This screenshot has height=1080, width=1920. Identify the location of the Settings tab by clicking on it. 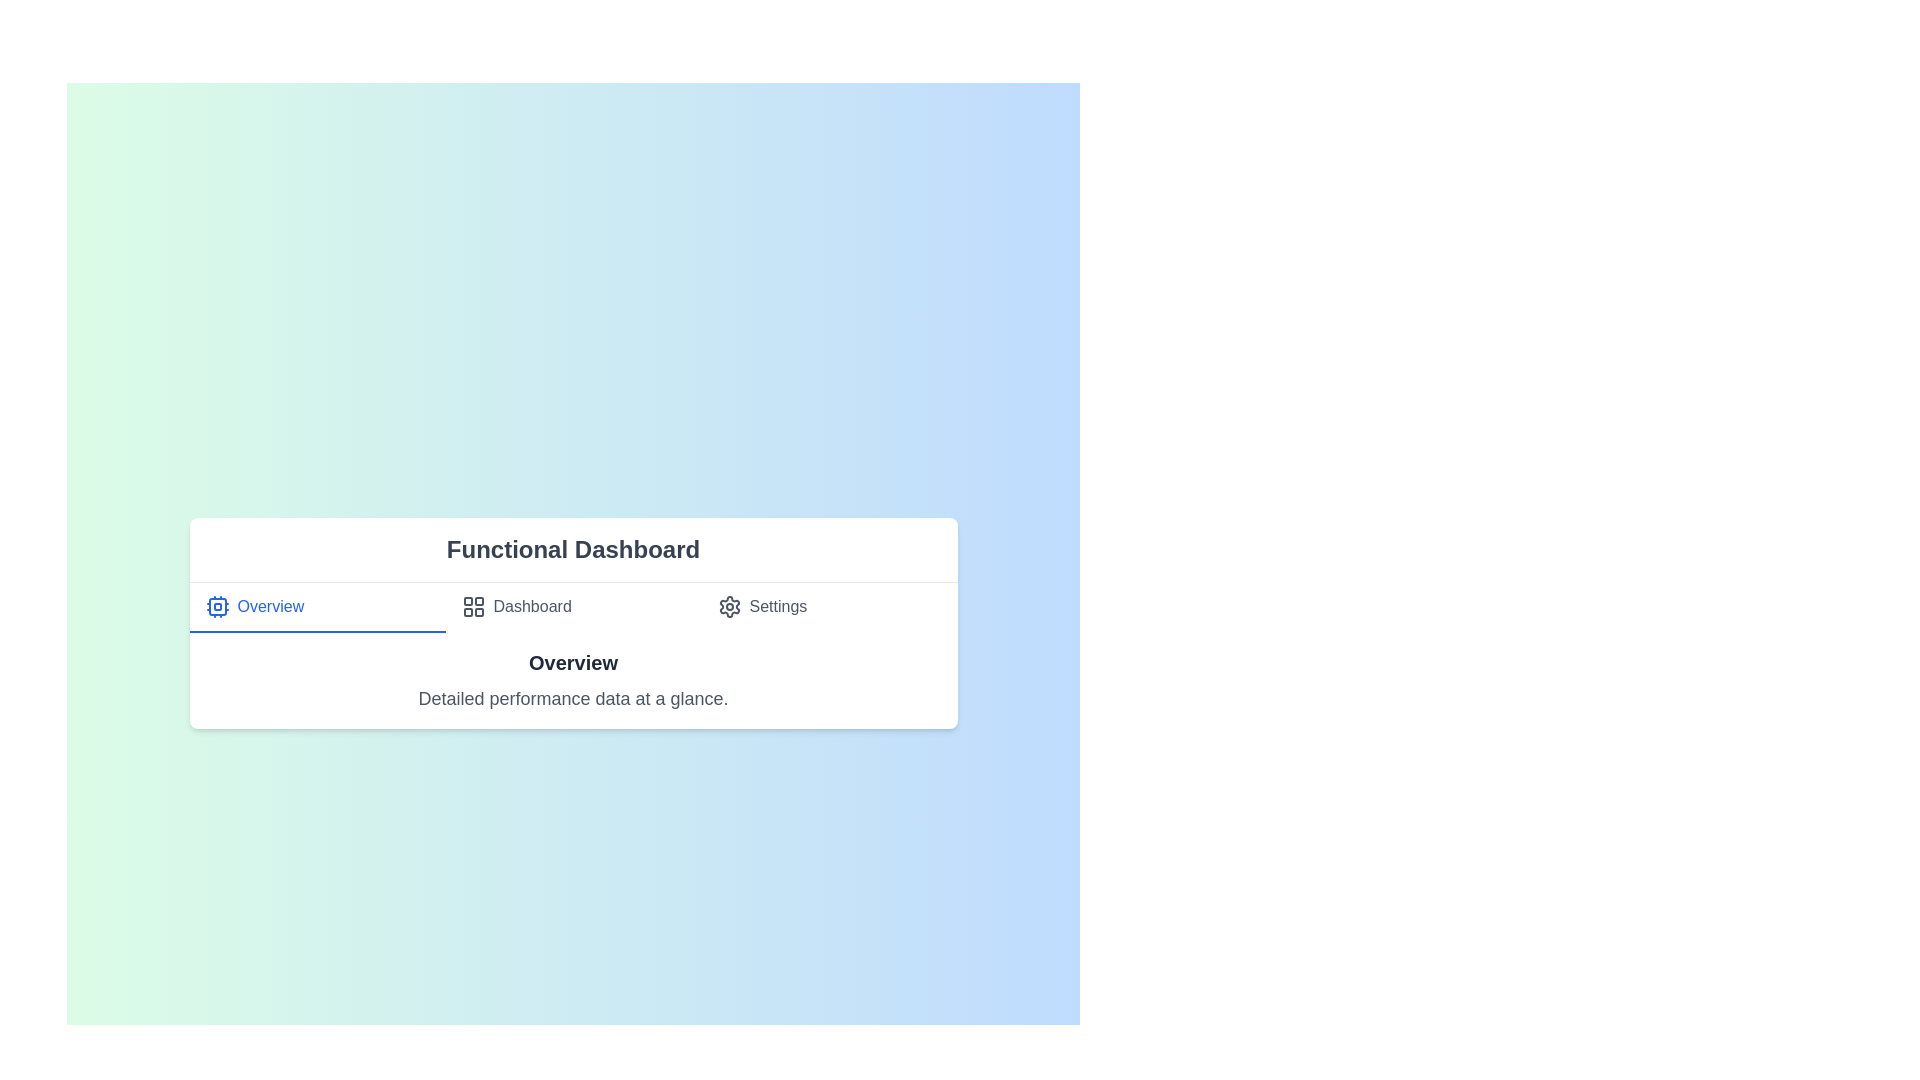
(829, 606).